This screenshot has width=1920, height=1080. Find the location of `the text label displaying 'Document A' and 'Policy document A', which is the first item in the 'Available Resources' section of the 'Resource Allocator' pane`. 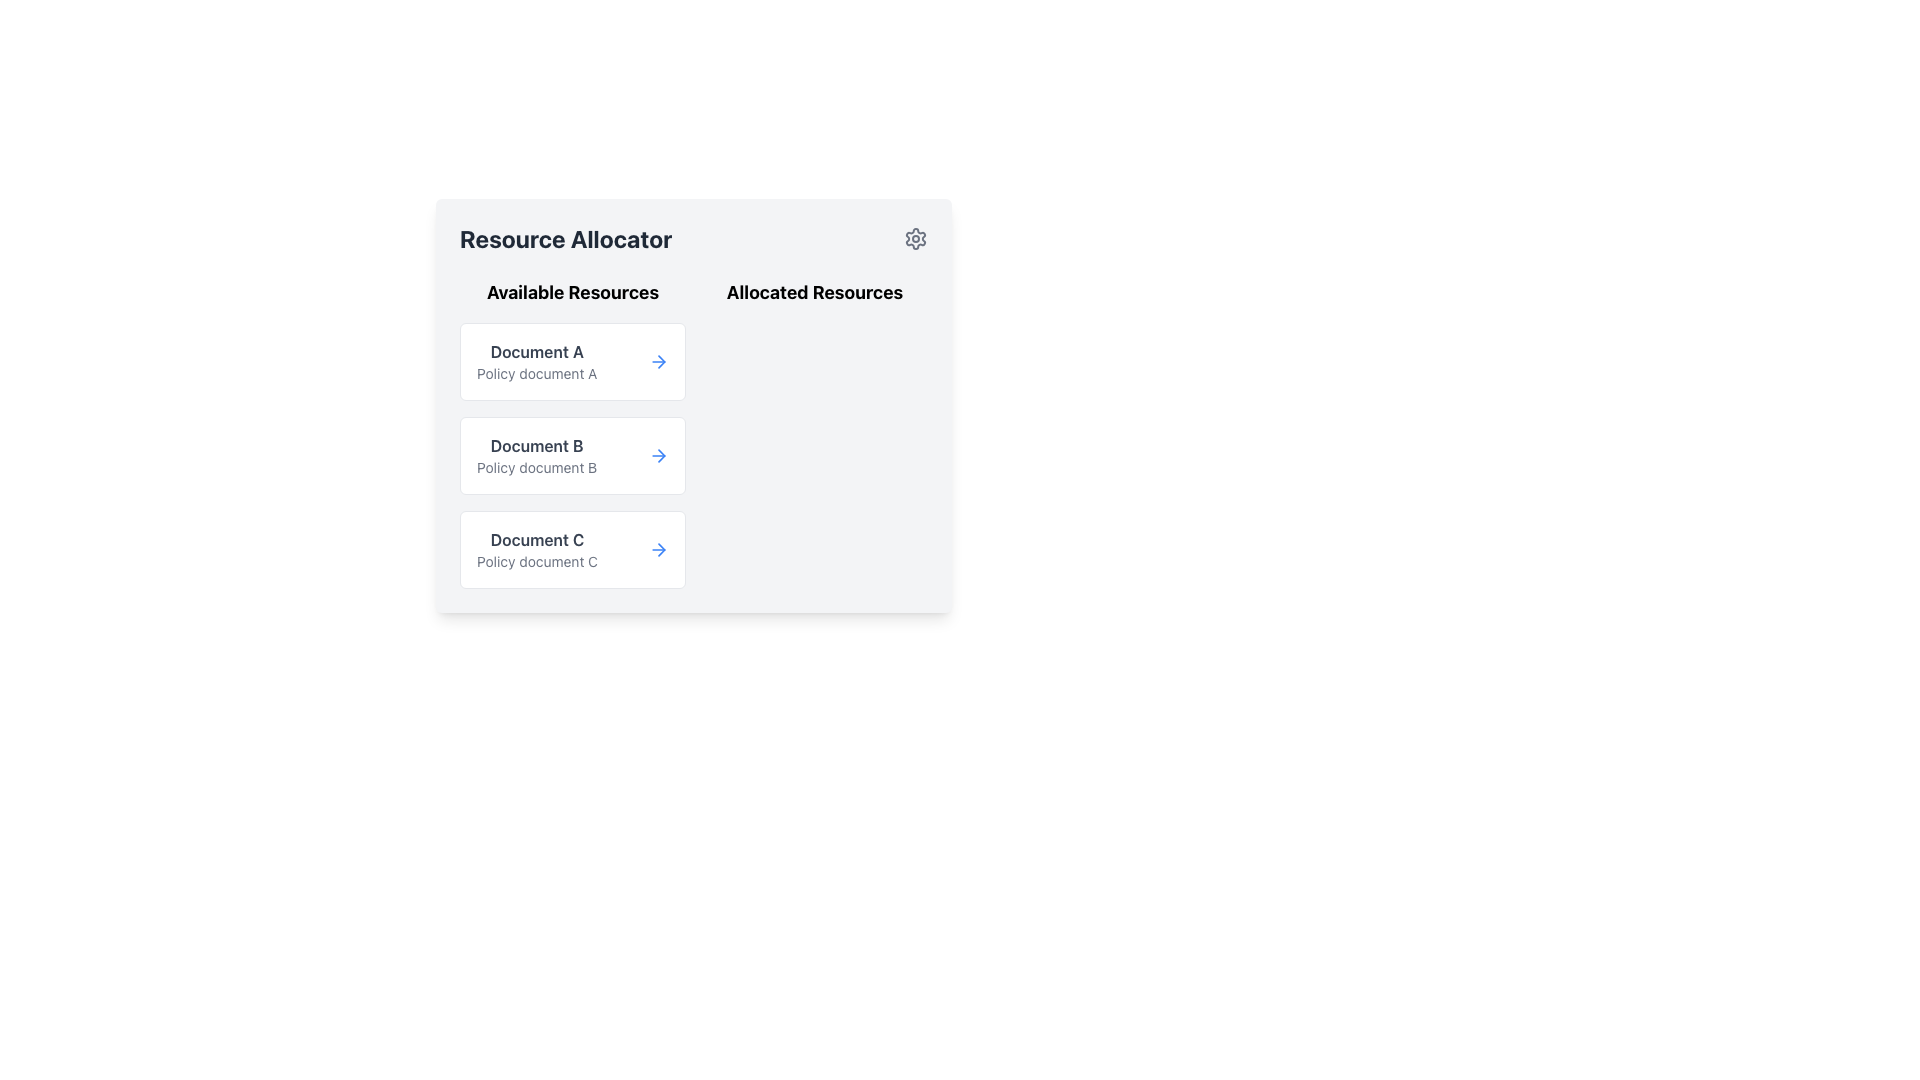

the text label displaying 'Document A' and 'Policy document A', which is the first item in the 'Available Resources' section of the 'Resource Allocator' pane is located at coordinates (537, 362).